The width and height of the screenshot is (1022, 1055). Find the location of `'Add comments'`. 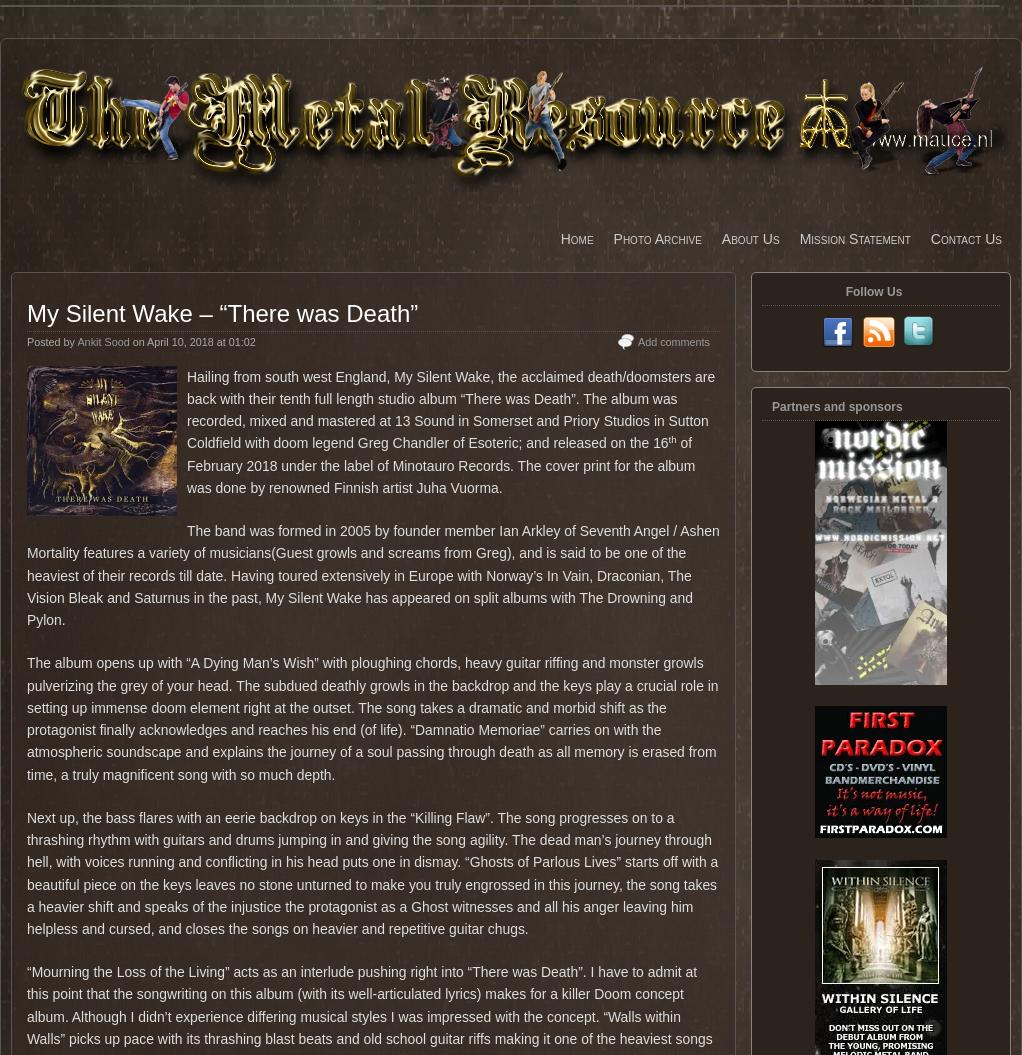

'Add comments' is located at coordinates (672, 341).